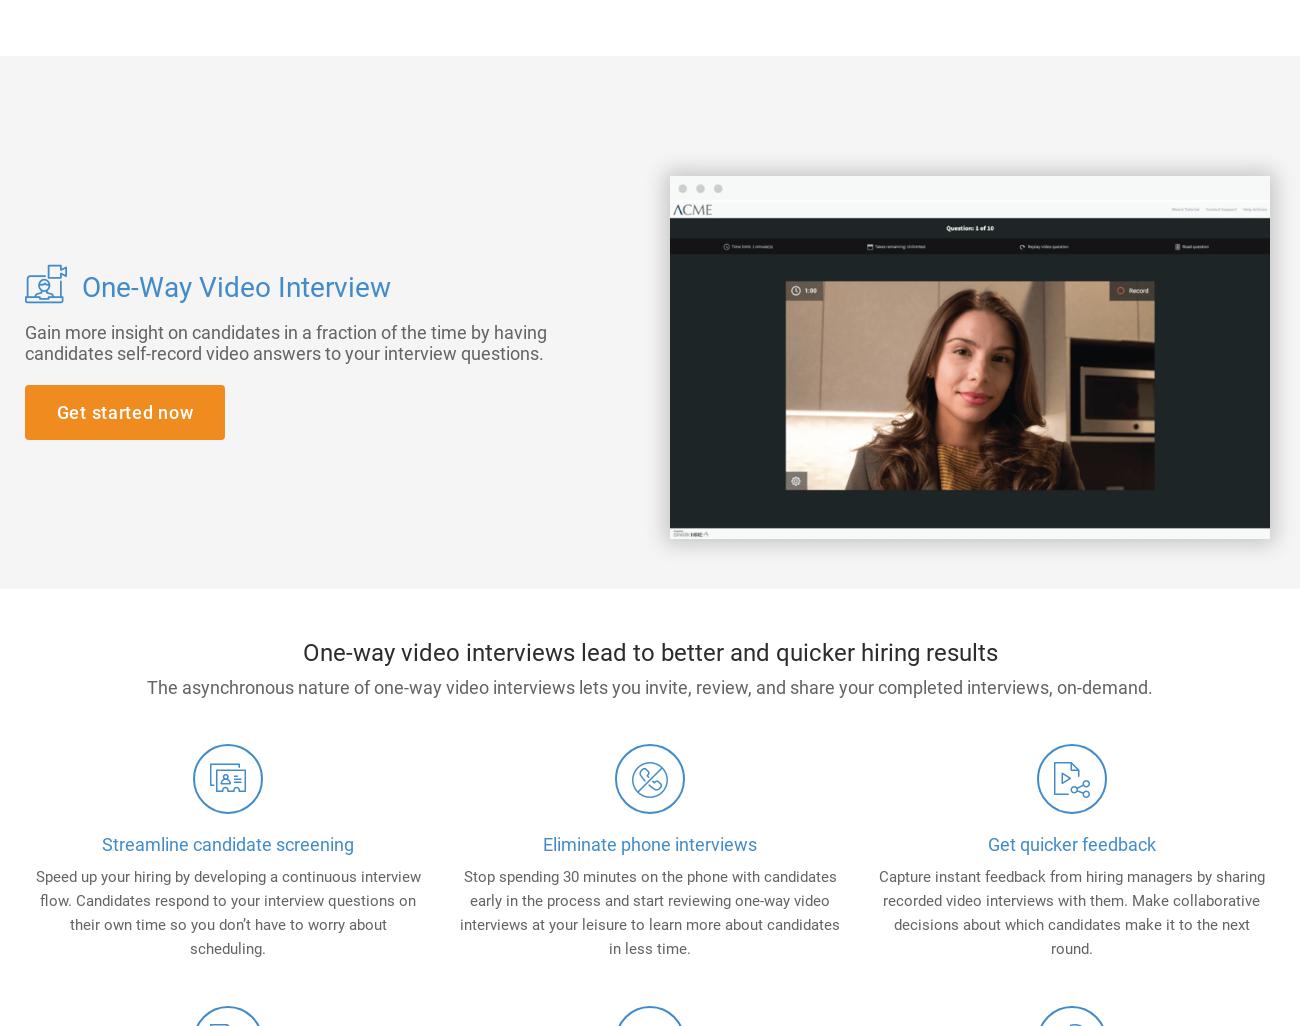 This screenshot has width=1300, height=1026. I want to click on 'View ATS integrations', so click(700, 269).